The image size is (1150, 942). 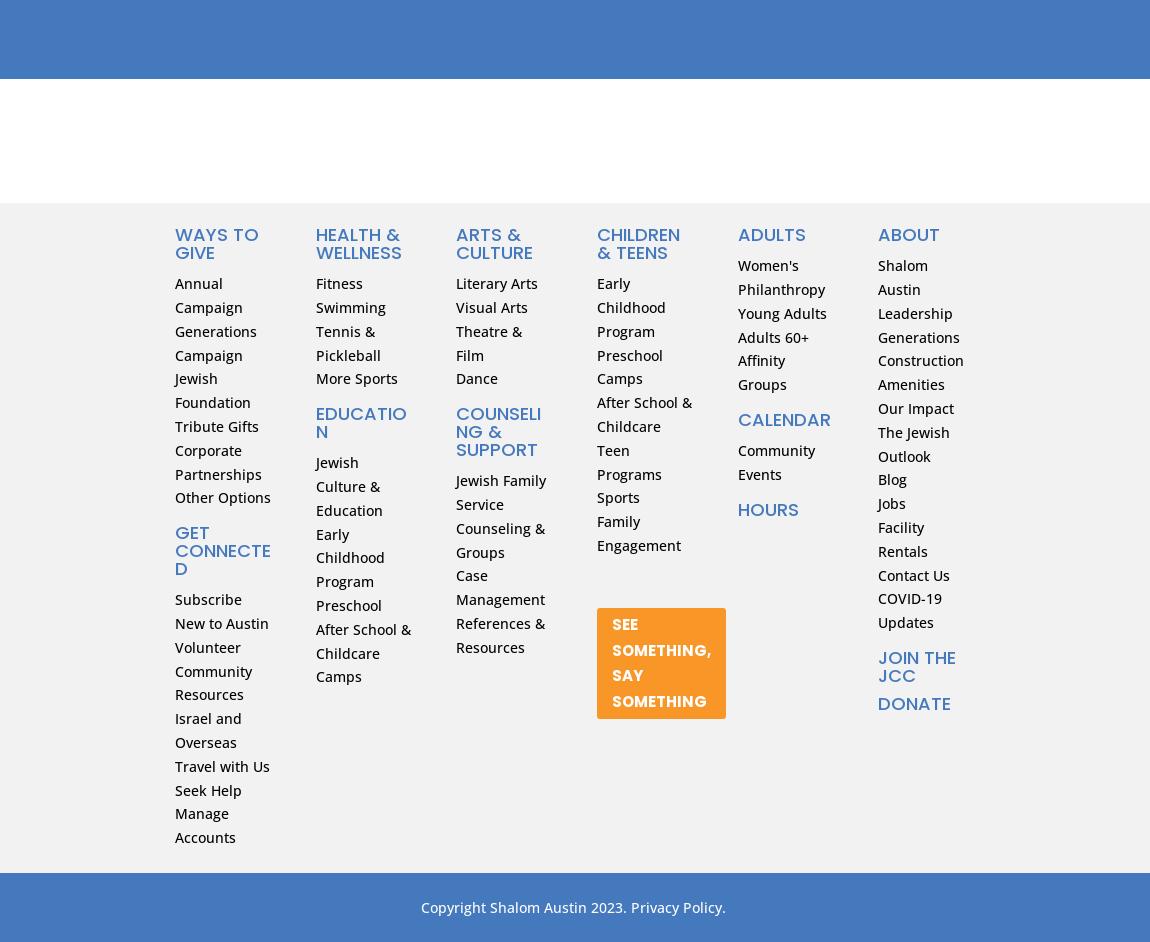 What do you see at coordinates (477, 378) in the screenshot?
I see `'Dance'` at bounding box center [477, 378].